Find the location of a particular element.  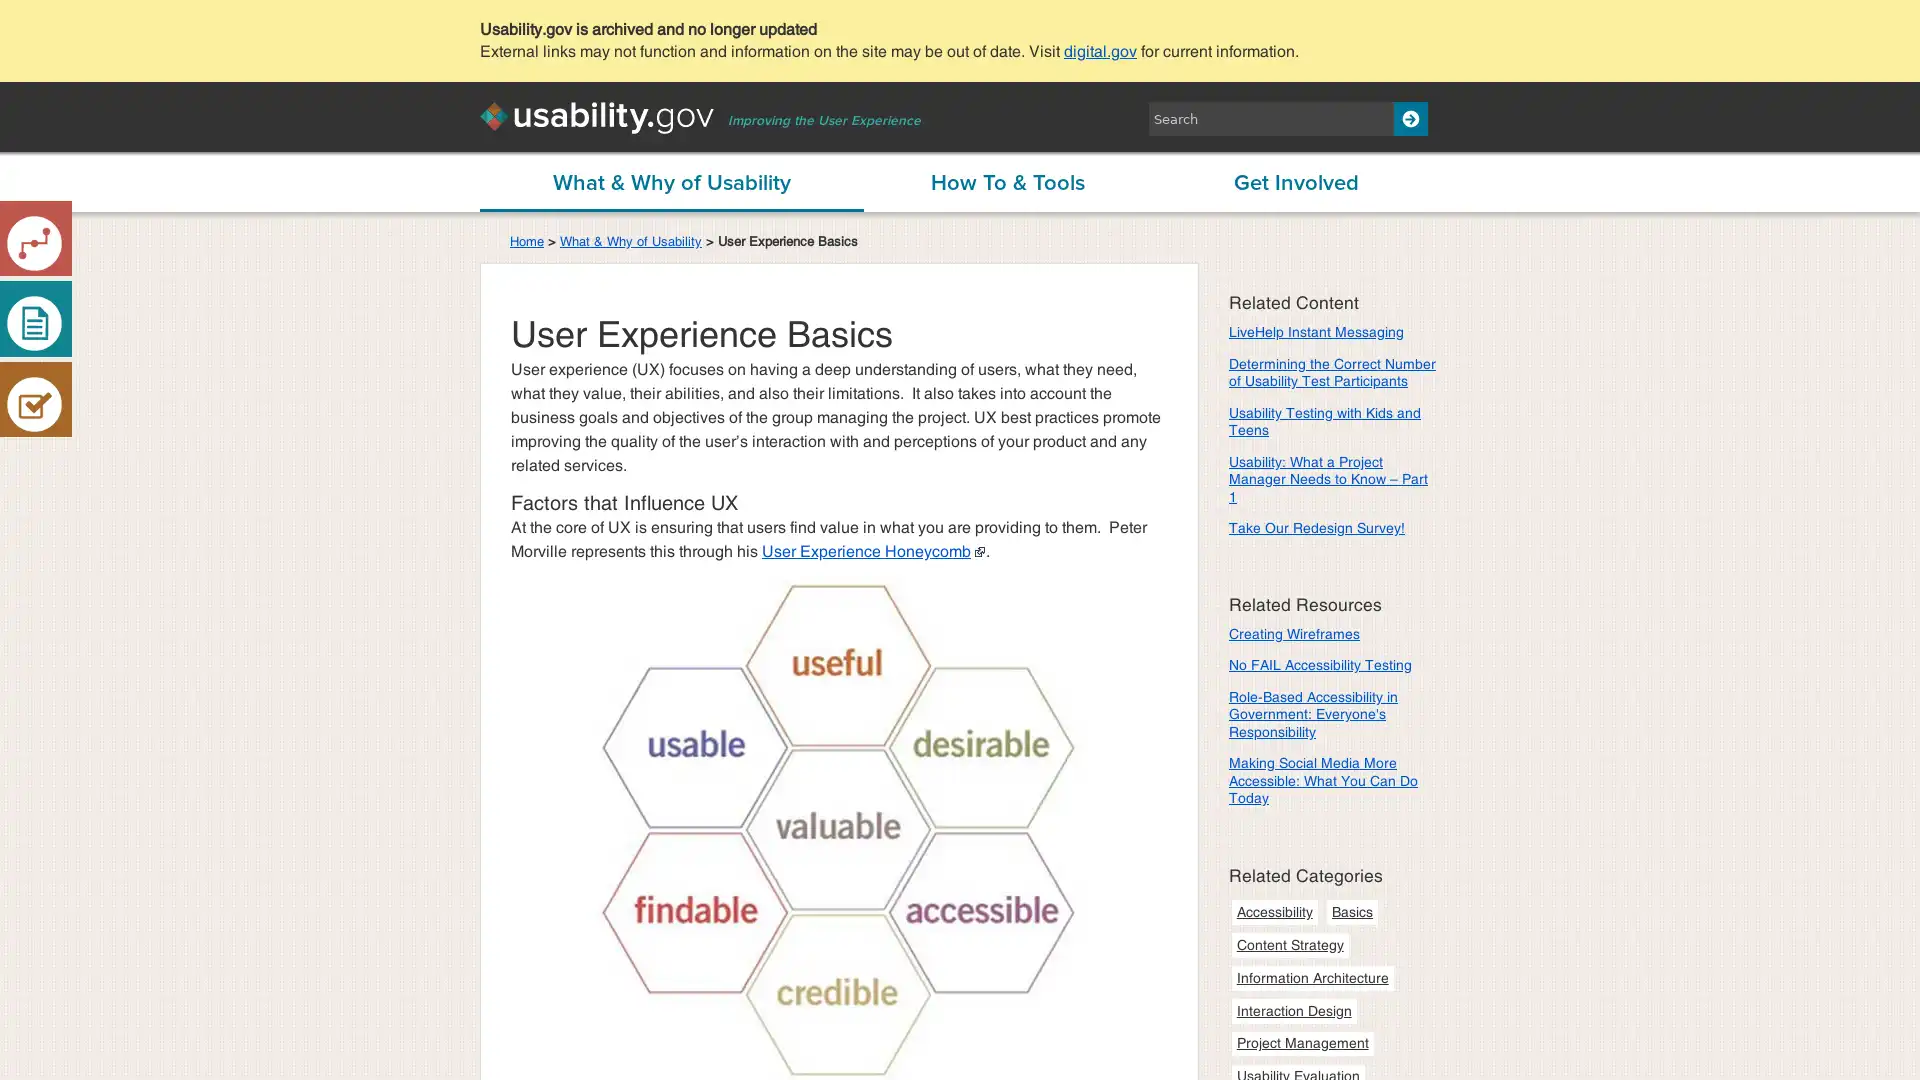

Search is located at coordinates (1410, 119).